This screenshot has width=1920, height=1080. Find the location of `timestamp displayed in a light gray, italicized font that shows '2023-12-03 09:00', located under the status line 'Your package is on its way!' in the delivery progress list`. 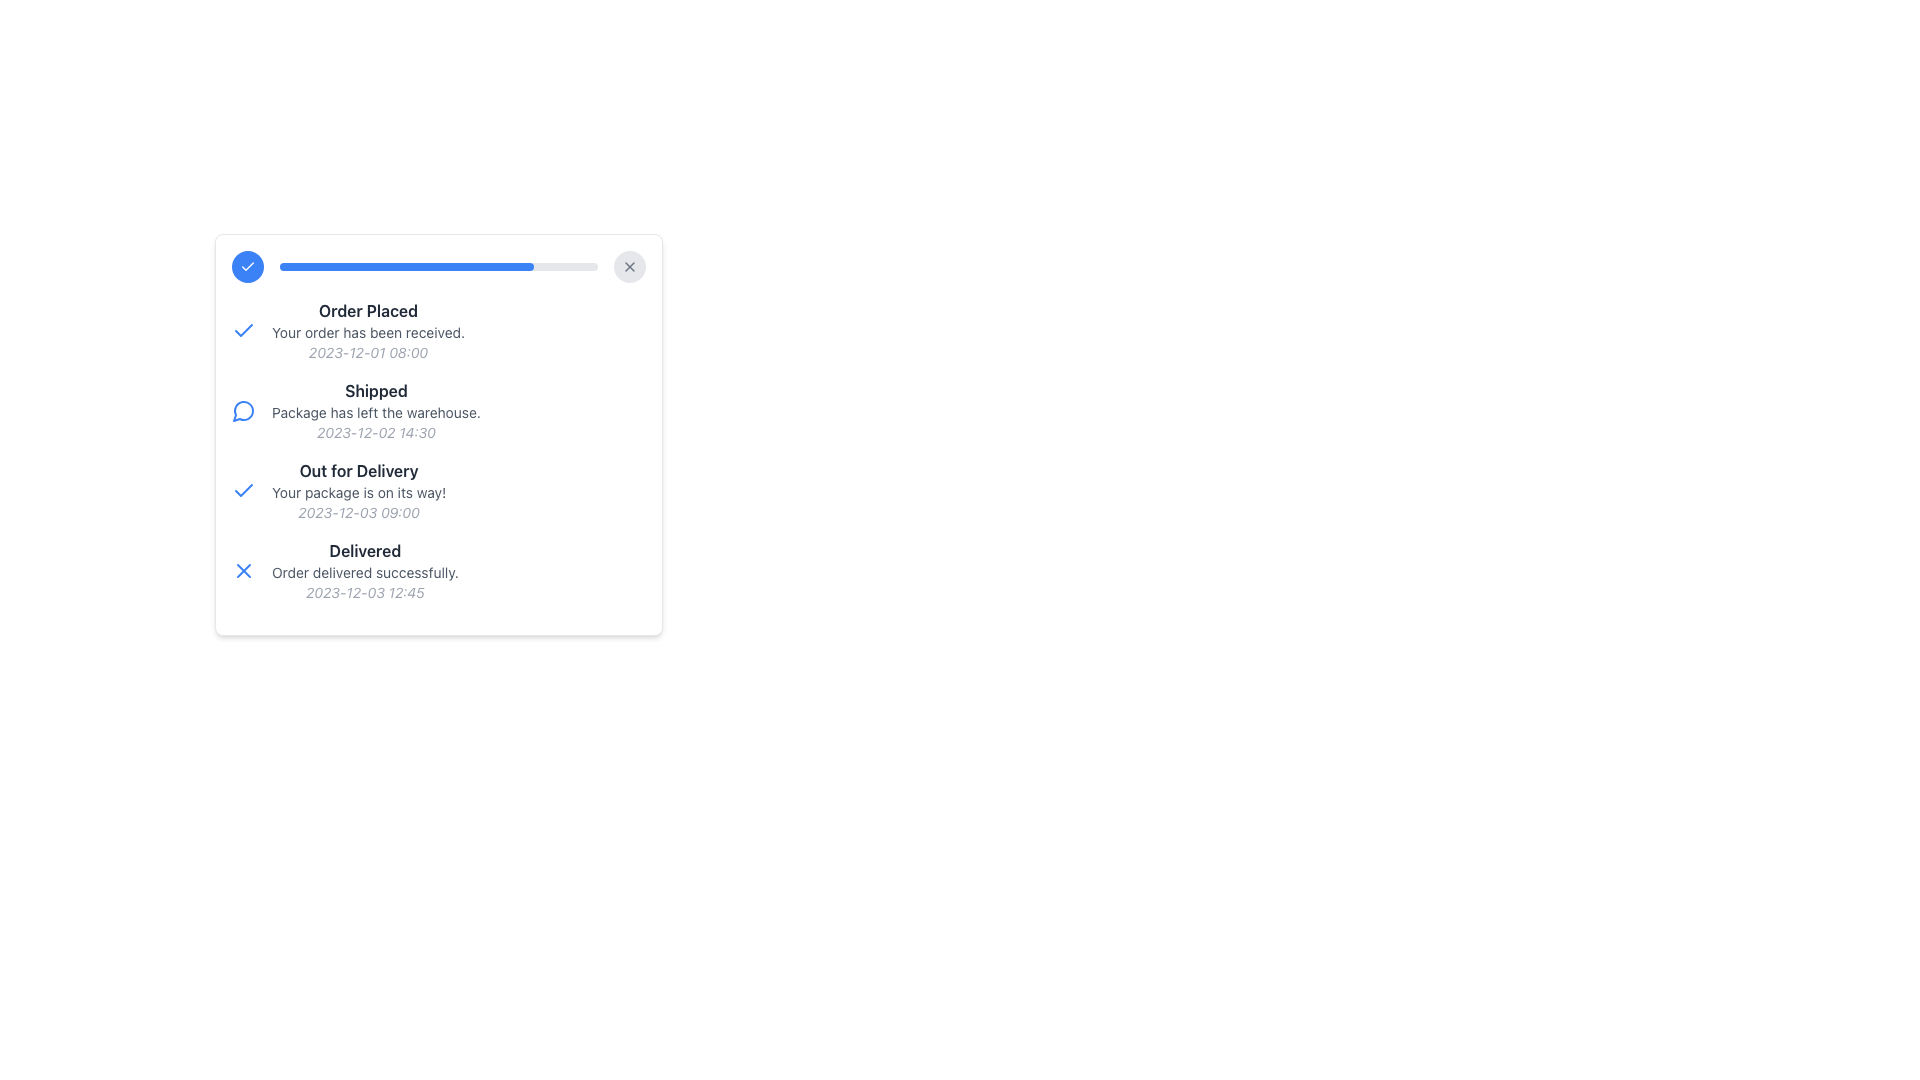

timestamp displayed in a light gray, italicized font that shows '2023-12-03 09:00', located under the status line 'Your package is on its way!' in the delivery progress list is located at coordinates (359, 512).